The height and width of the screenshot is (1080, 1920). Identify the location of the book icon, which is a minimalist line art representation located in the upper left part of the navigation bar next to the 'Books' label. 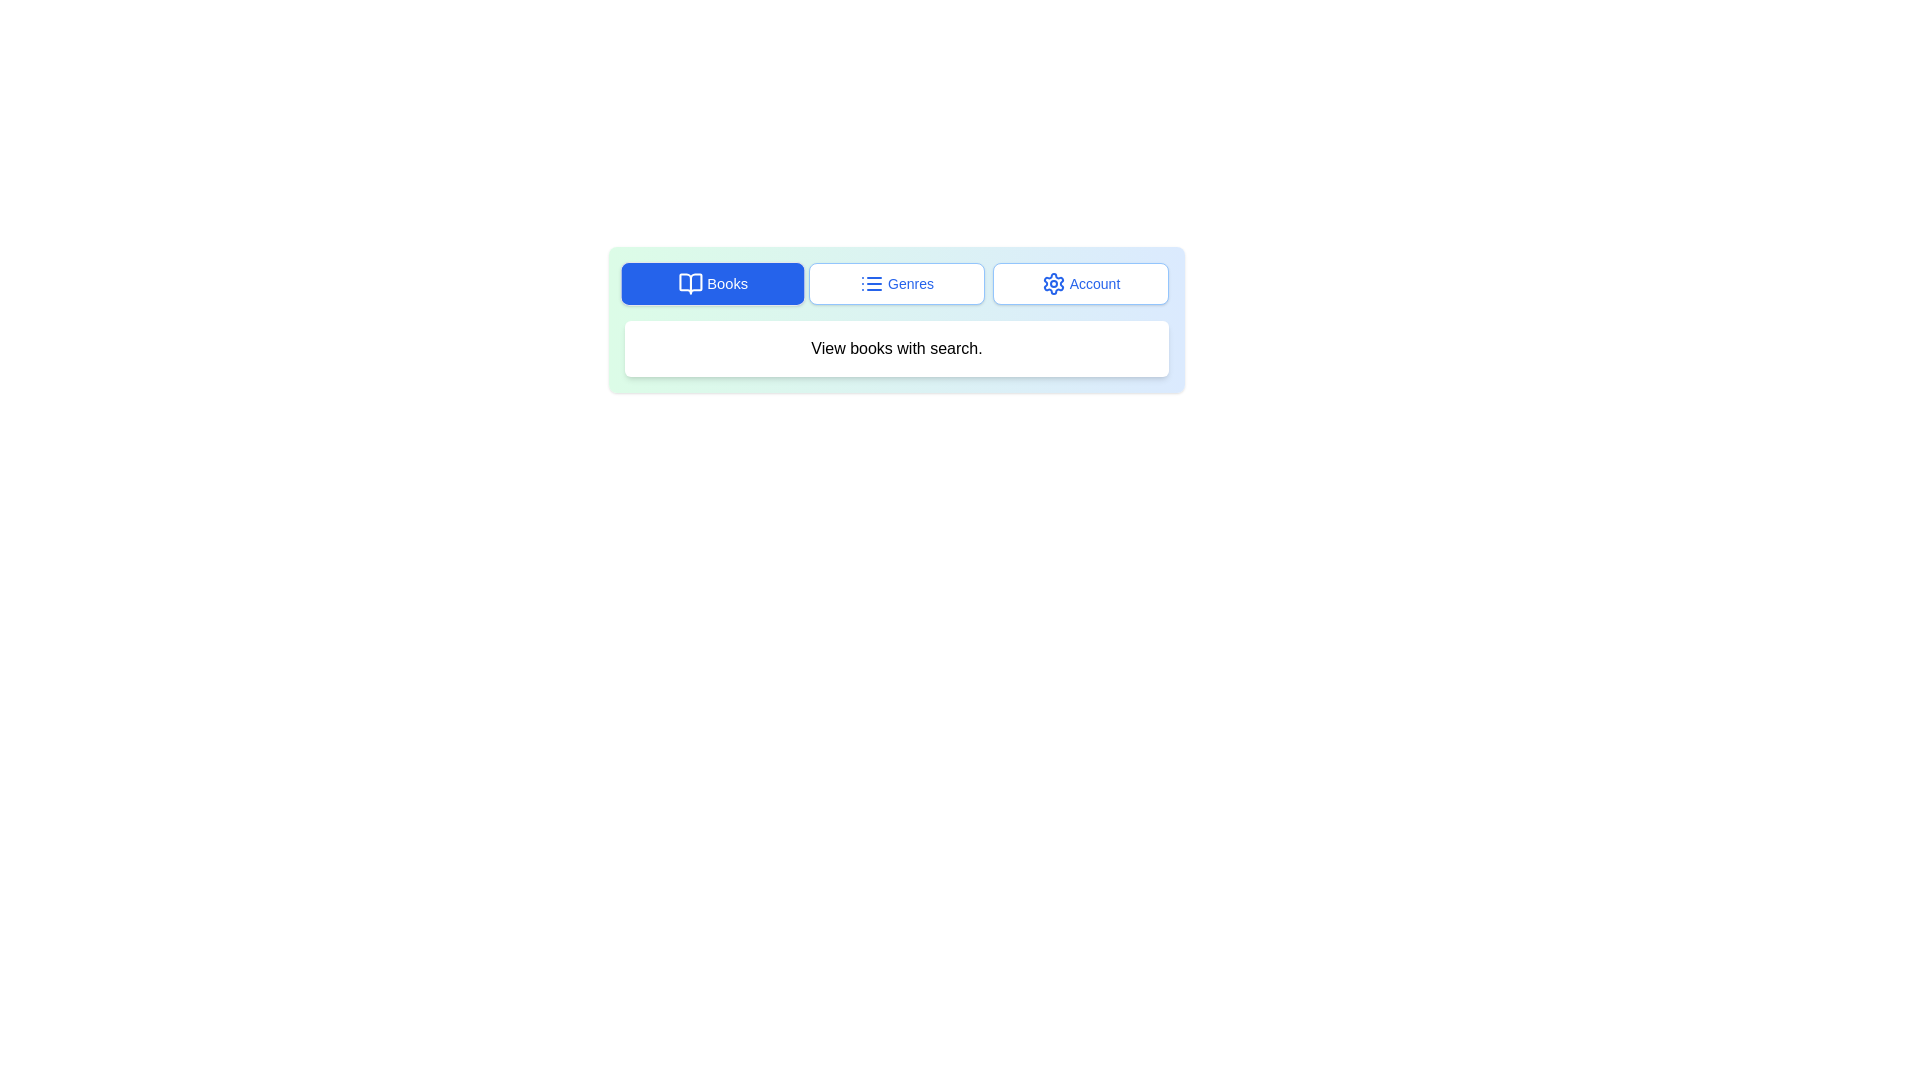
(690, 284).